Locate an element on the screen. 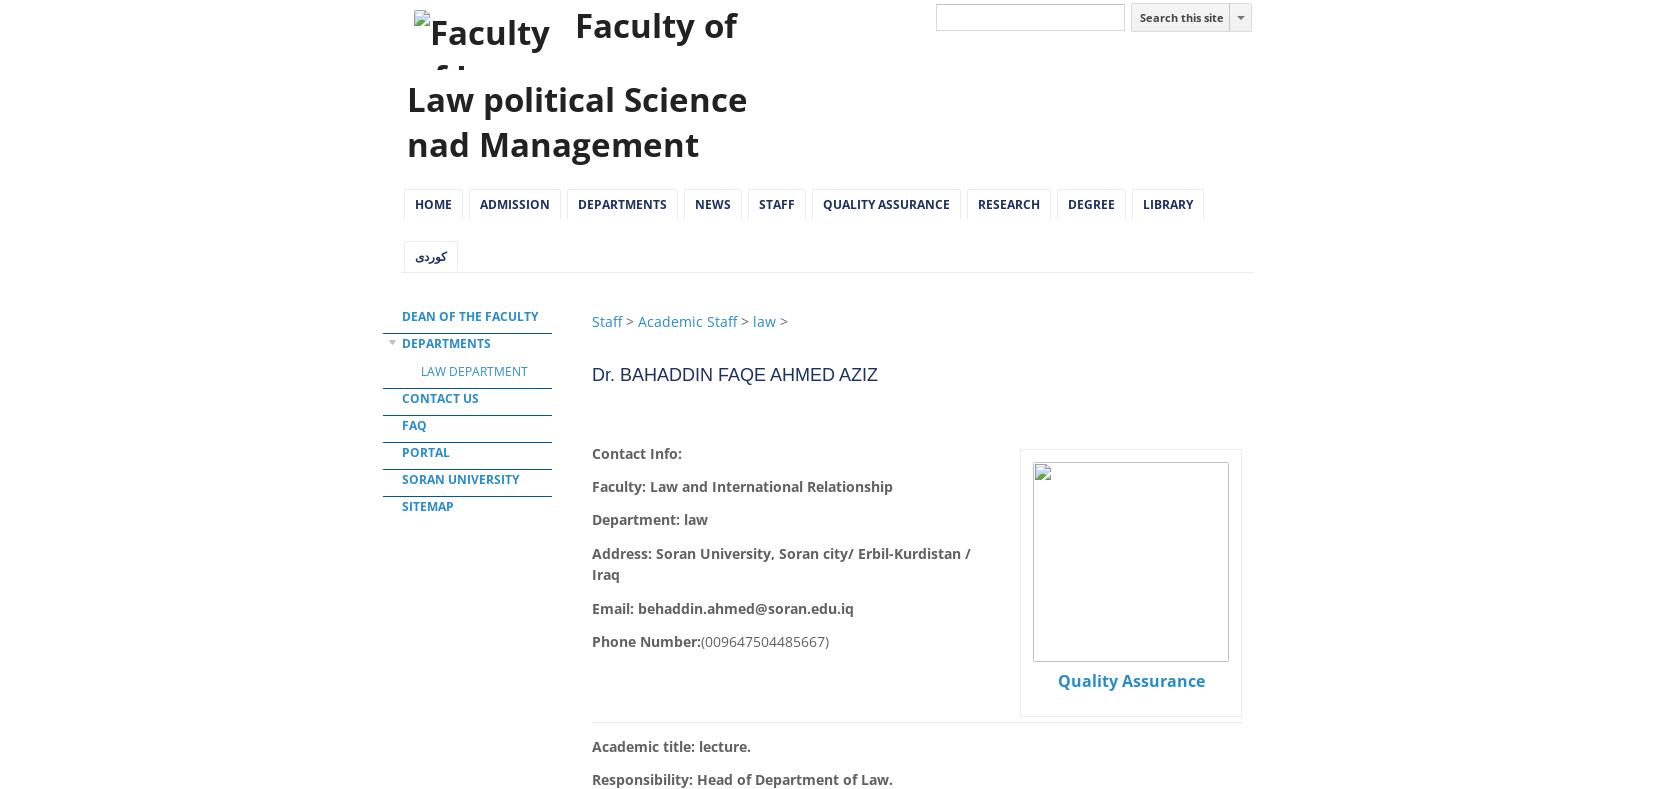 This screenshot has width=1654, height=789. 'admission' is located at coordinates (515, 203).